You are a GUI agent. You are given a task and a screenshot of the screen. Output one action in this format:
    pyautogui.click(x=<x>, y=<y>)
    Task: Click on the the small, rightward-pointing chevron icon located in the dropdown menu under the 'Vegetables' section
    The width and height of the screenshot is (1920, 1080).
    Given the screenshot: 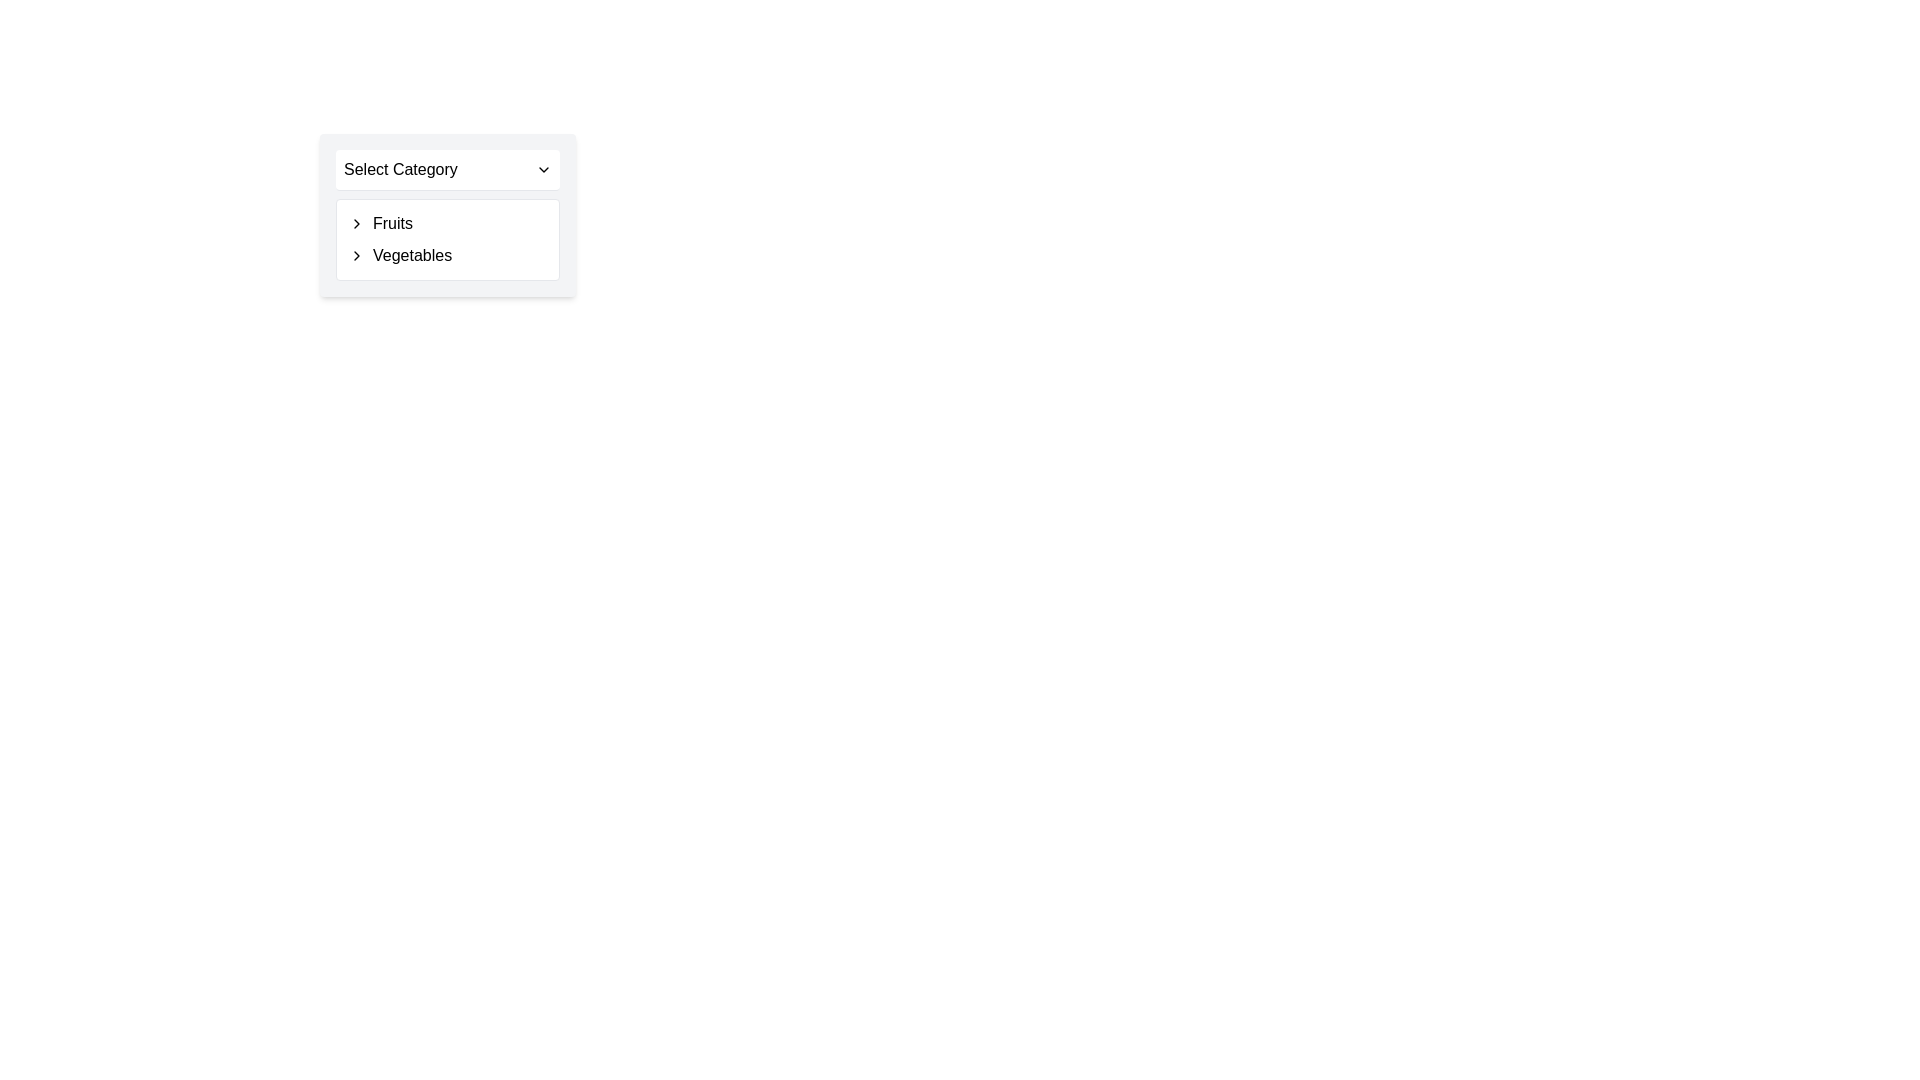 What is the action you would take?
    pyautogui.click(x=356, y=254)
    